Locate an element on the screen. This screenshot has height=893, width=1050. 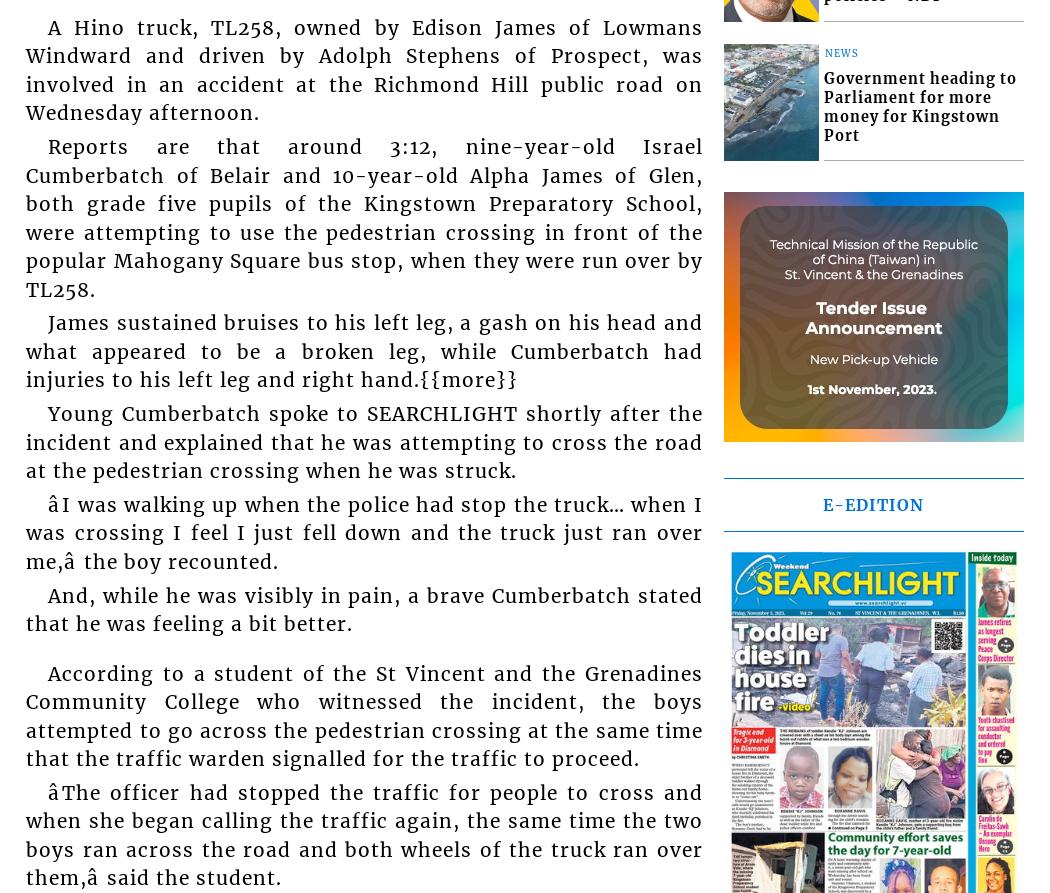
'According to a student of the St Vincent and the Grenadines Community College who witnessed the incident, the boys attempted to go across the pedestrian crossing at the same time that the traffic warden signalled for the traffic to proceed.' is located at coordinates (363, 716).